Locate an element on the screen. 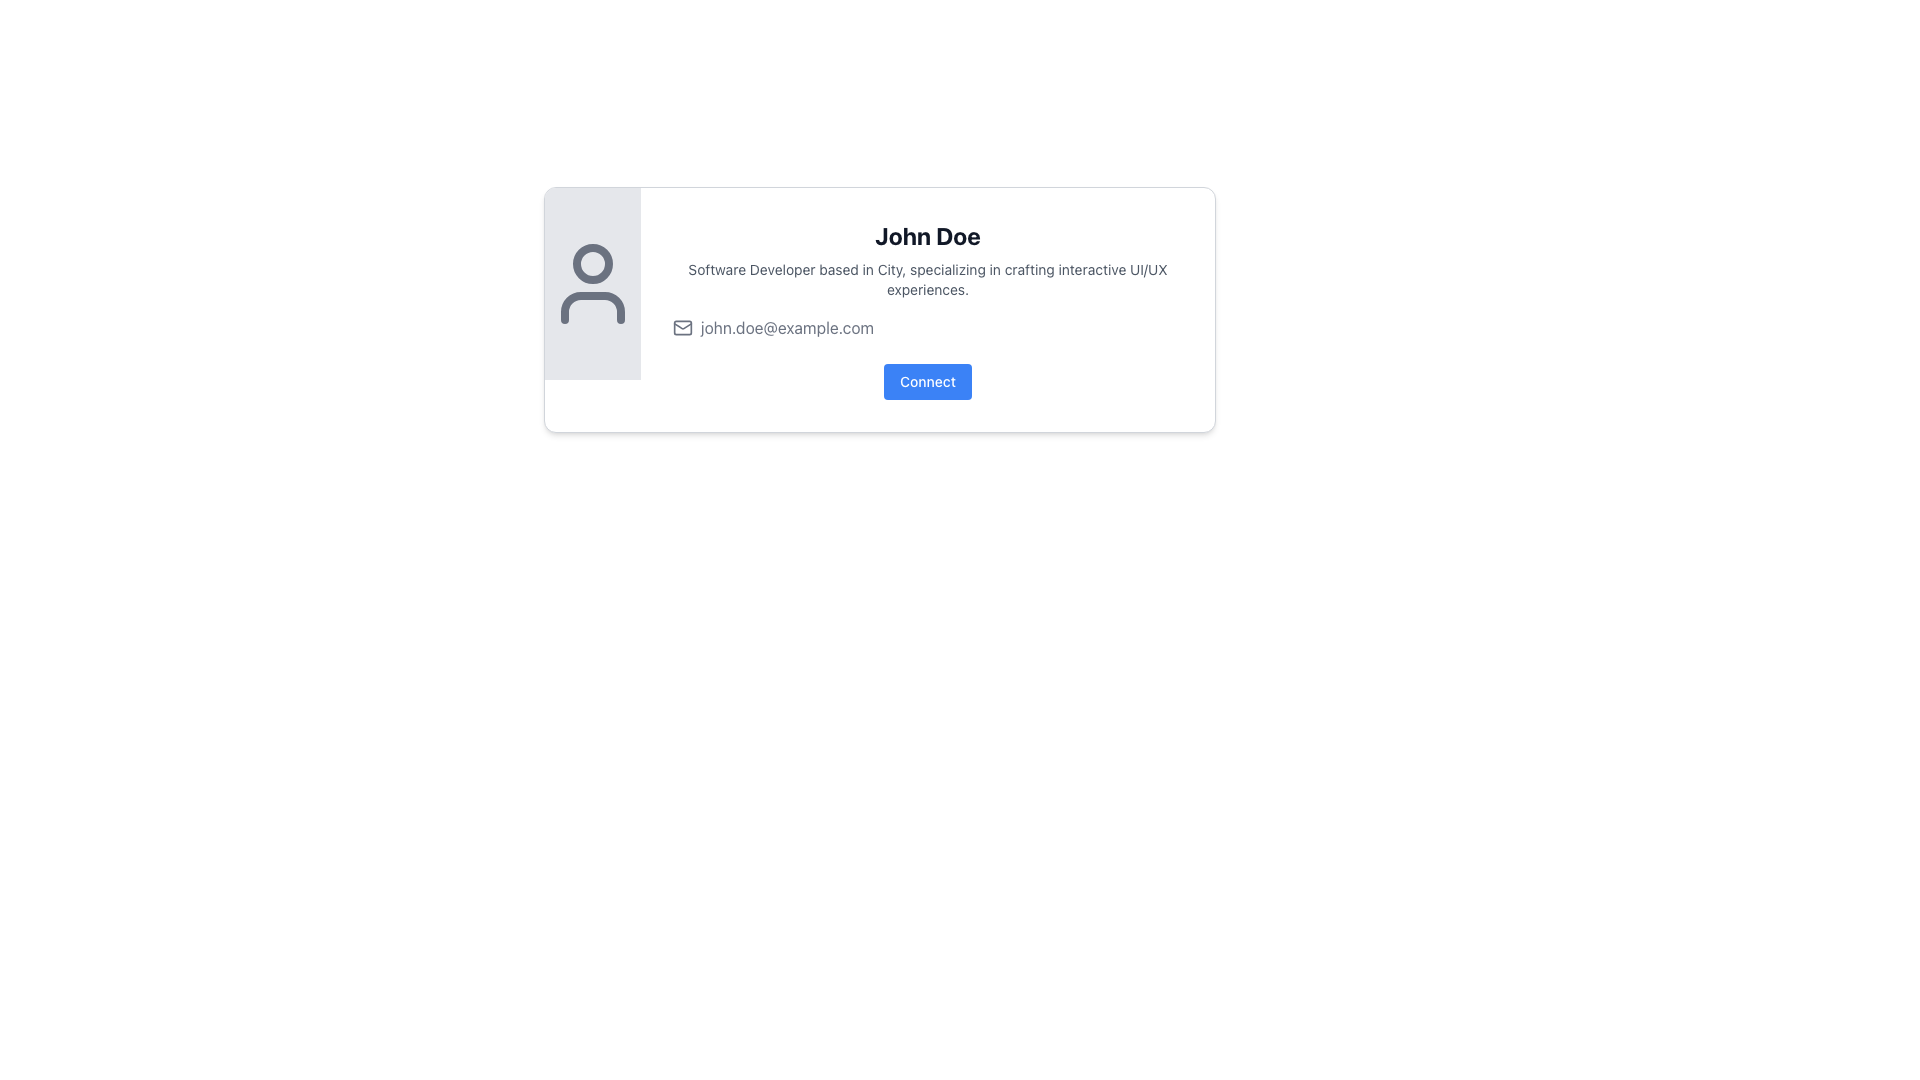 The image size is (1920, 1080). text label displaying the name 'John Doe' which serves as a title within the card layout is located at coordinates (926, 234).